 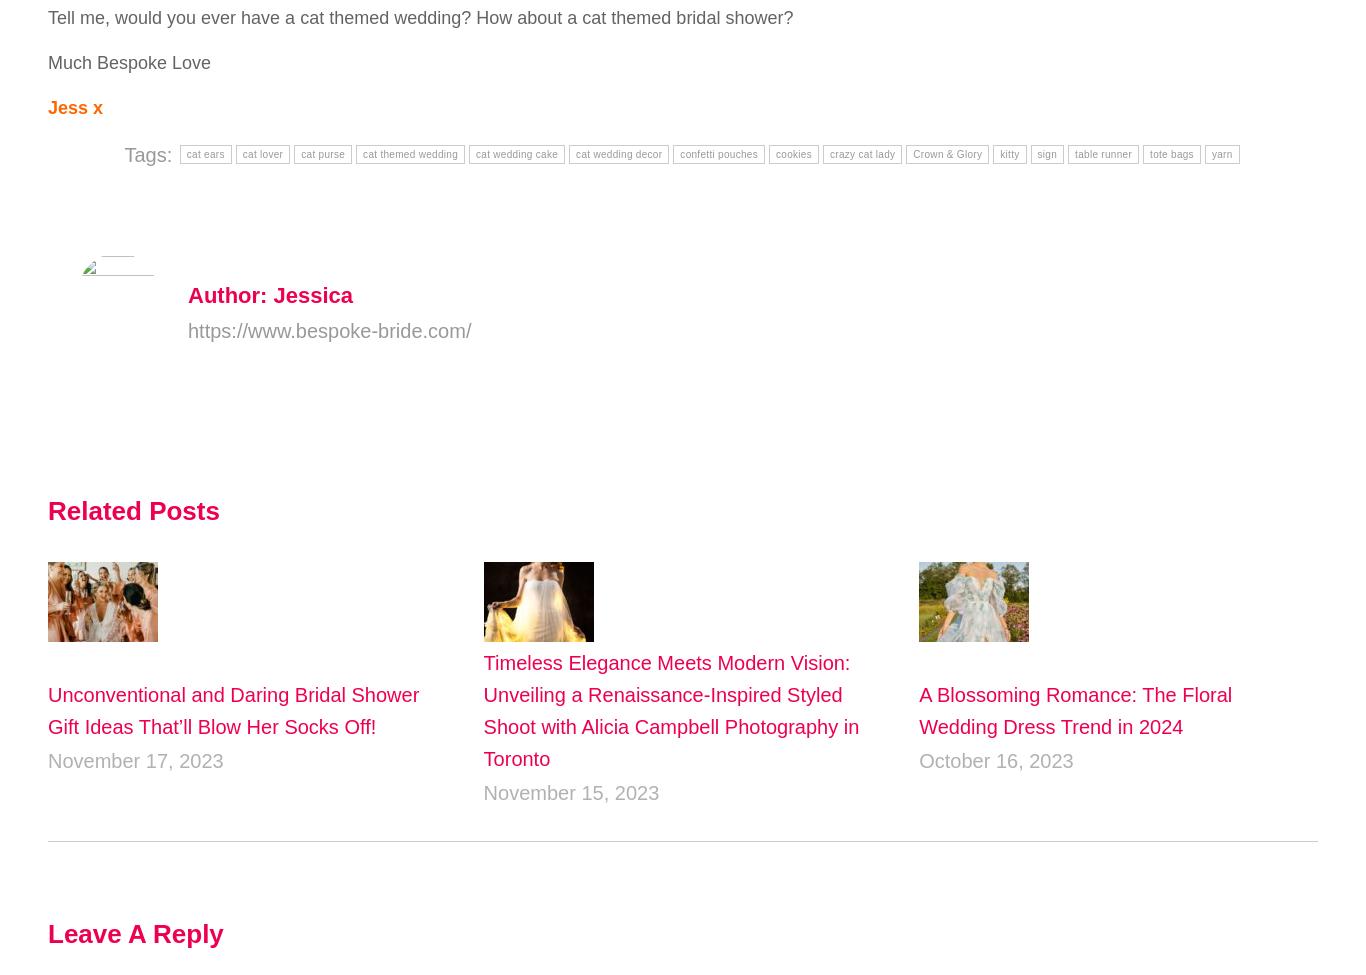 What do you see at coordinates (233, 709) in the screenshot?
I see `'Unconventional and Daring Bridal Shower Gift Ideas That’ll Blow Her Socks Off!'` at bounding box center [233, 709].